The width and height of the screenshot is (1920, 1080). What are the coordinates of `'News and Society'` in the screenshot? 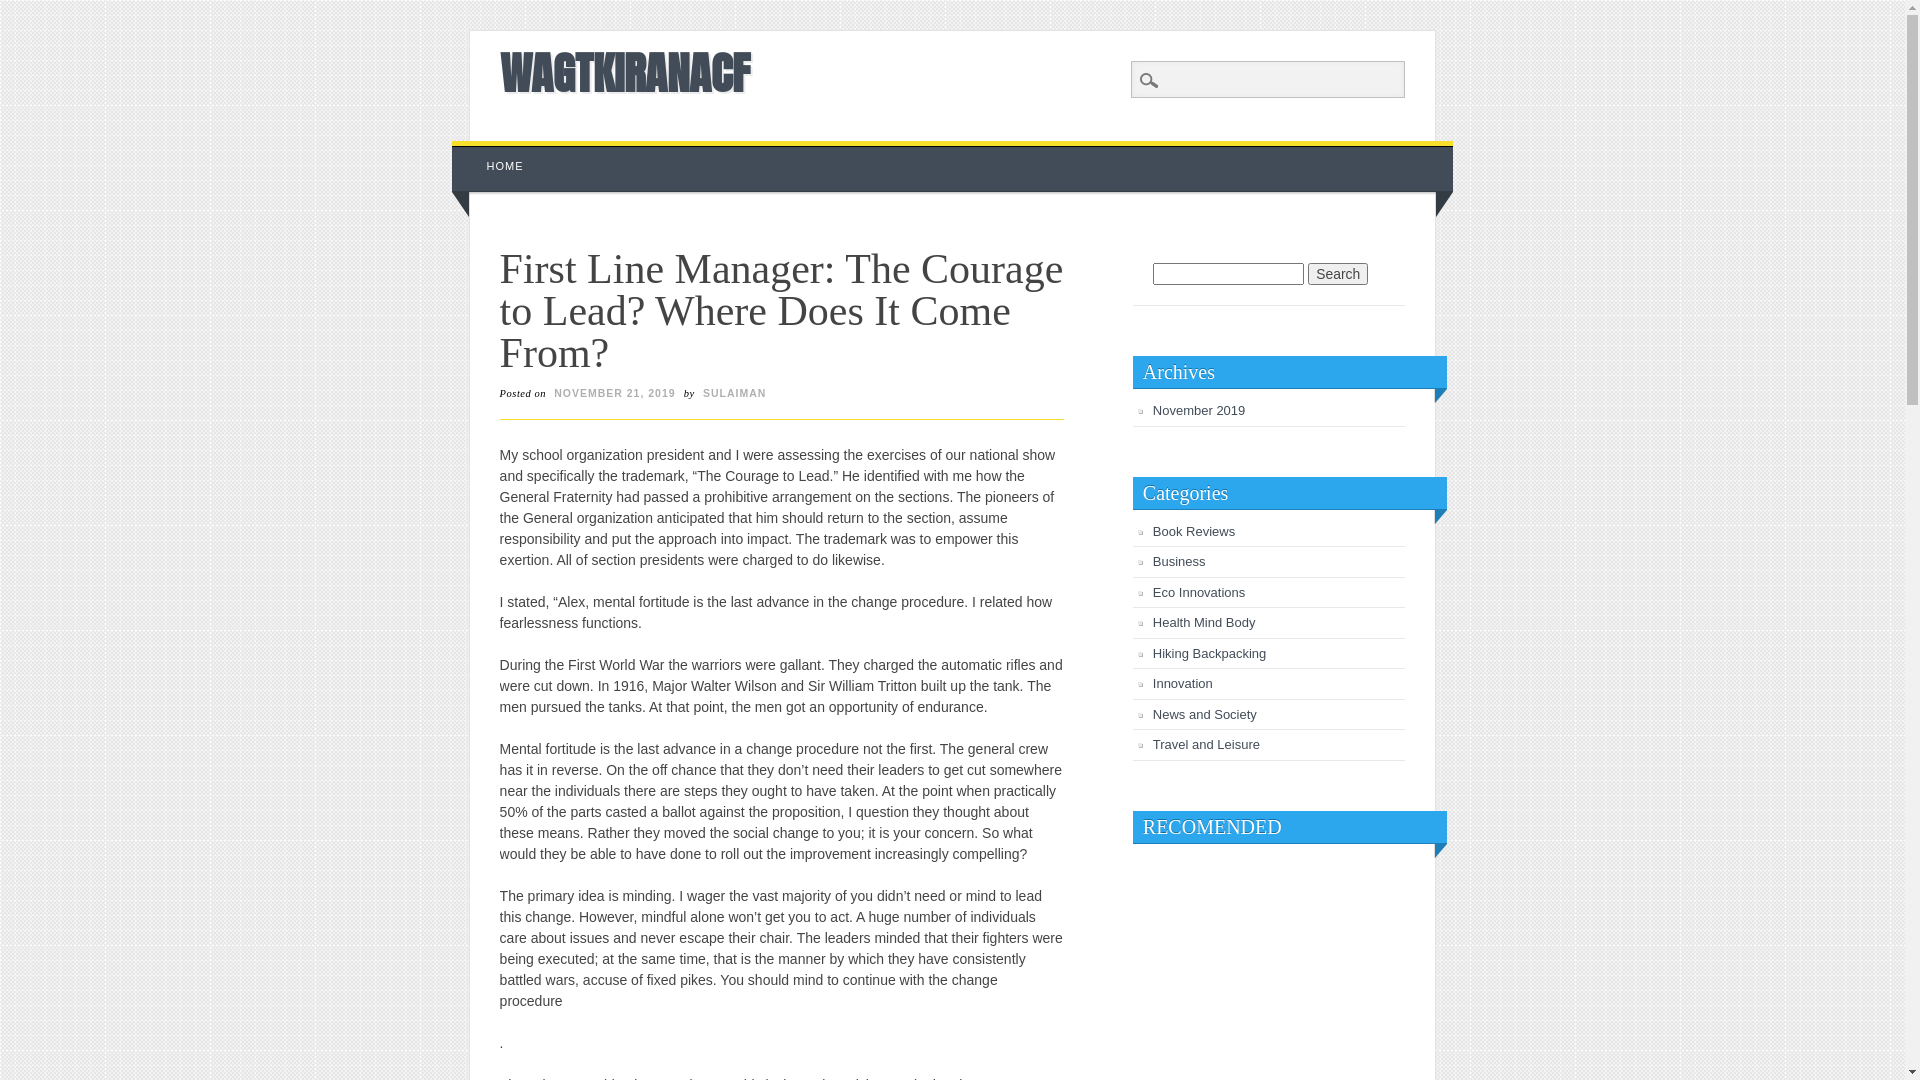 It's located at (1203, 713).